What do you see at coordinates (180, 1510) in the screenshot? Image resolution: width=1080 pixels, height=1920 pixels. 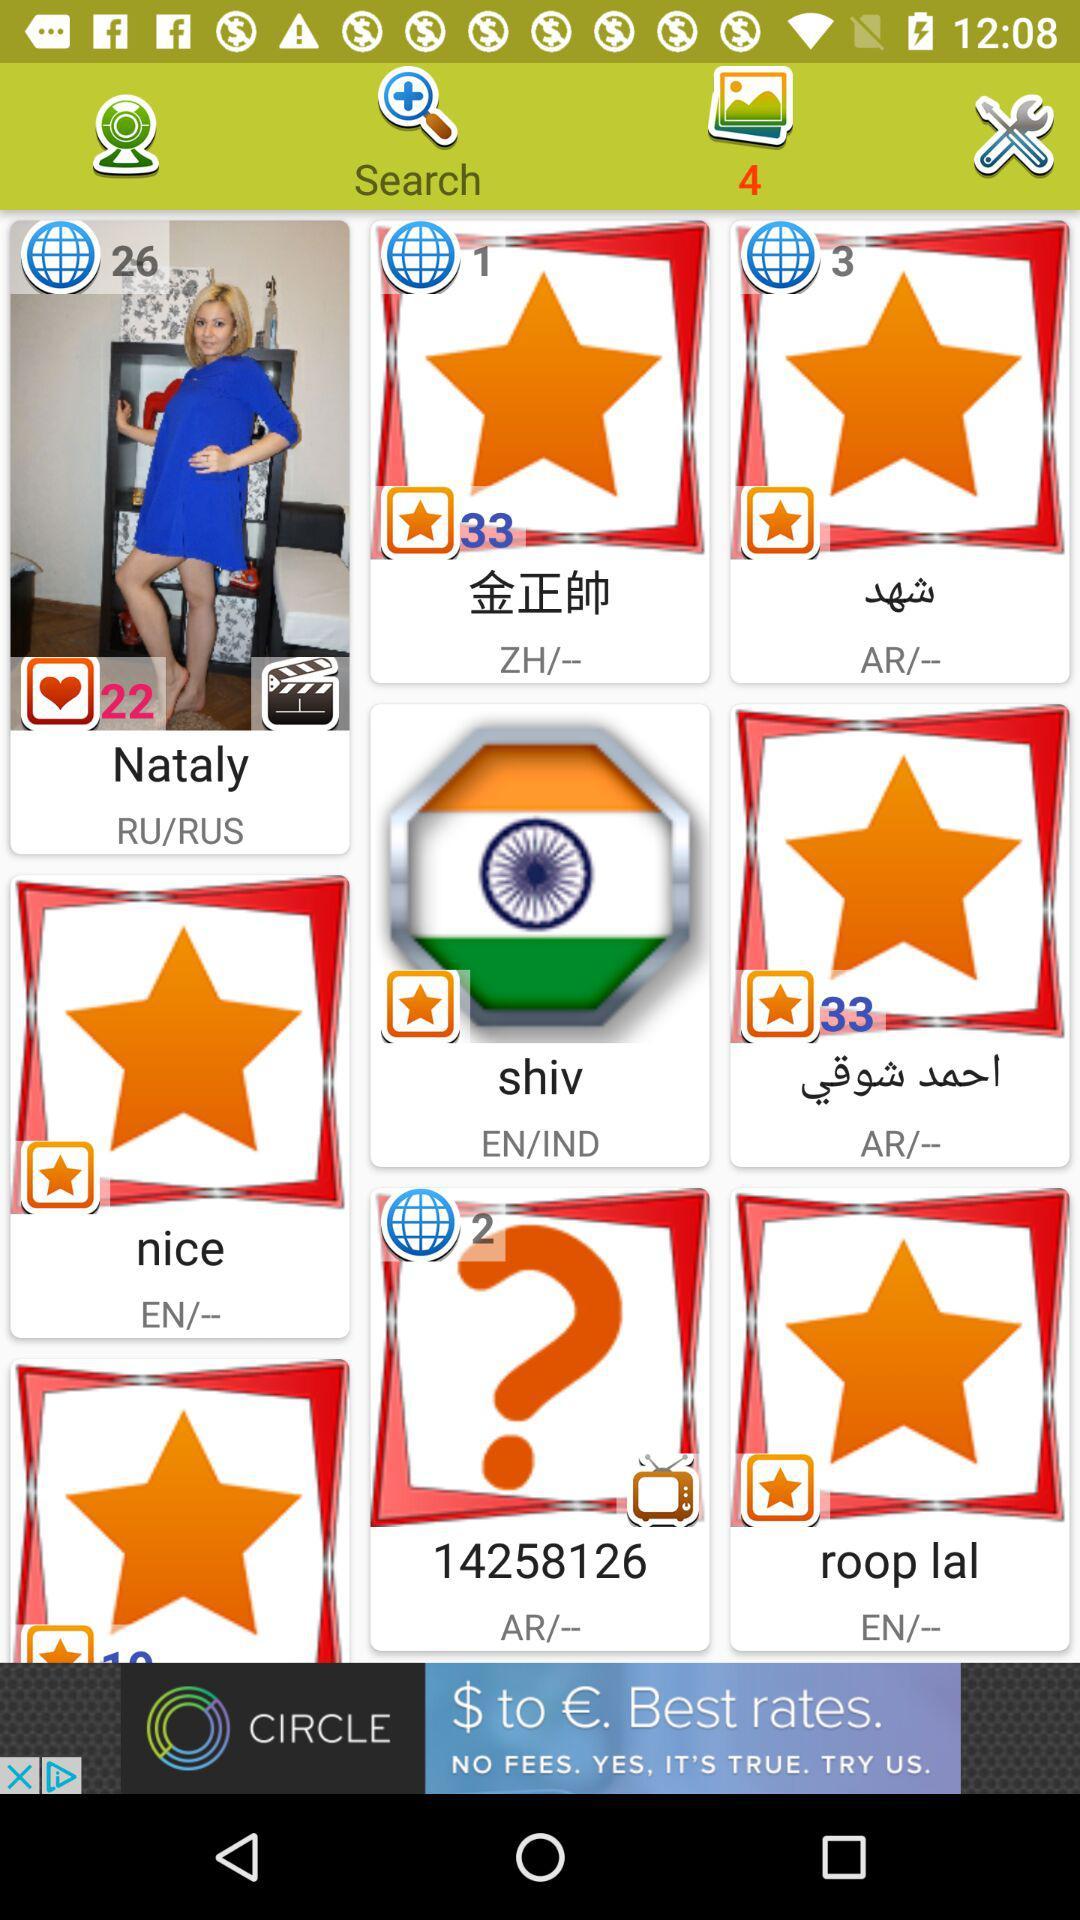 I see `the good product are sale` at bounding box center [180, 1510].